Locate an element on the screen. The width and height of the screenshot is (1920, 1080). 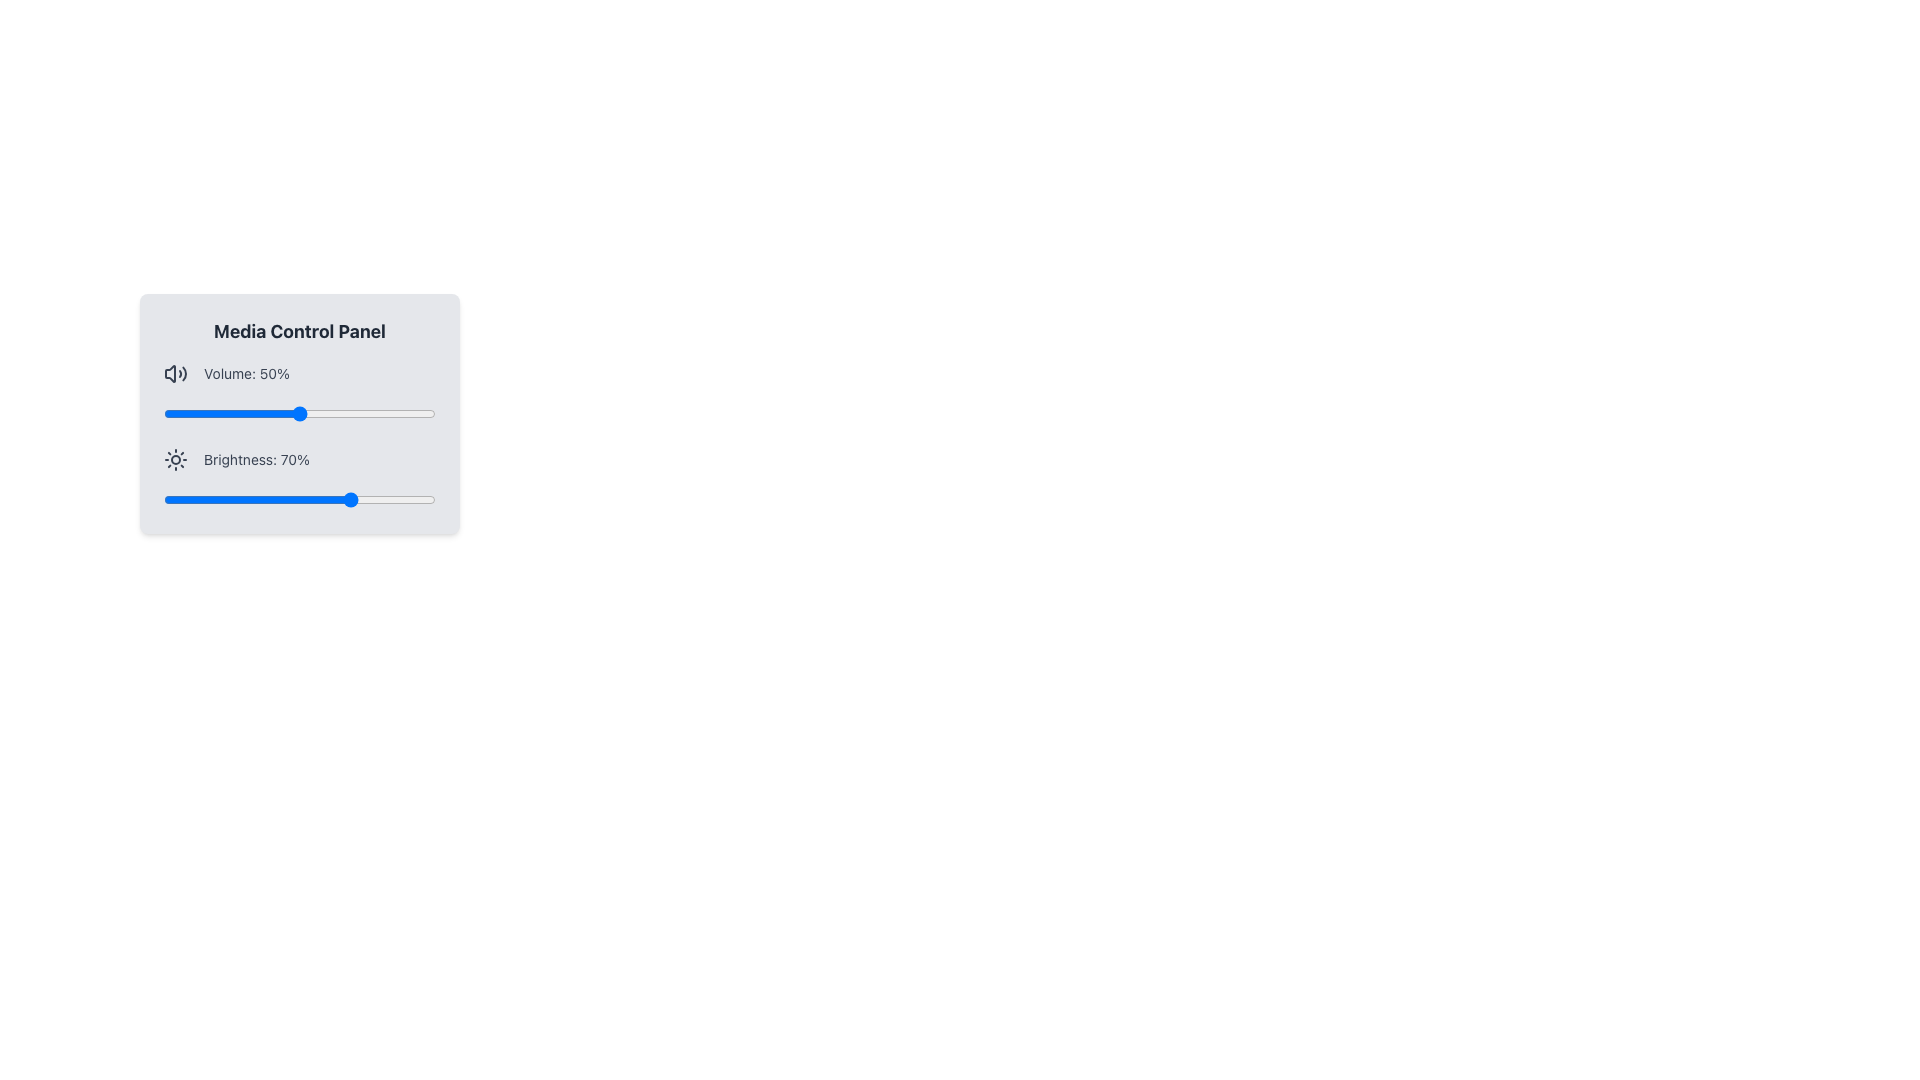
the speaker icon with sound waves next to the label 'Volume: 50%' on the media control panel is located at coordinates (176, 374).